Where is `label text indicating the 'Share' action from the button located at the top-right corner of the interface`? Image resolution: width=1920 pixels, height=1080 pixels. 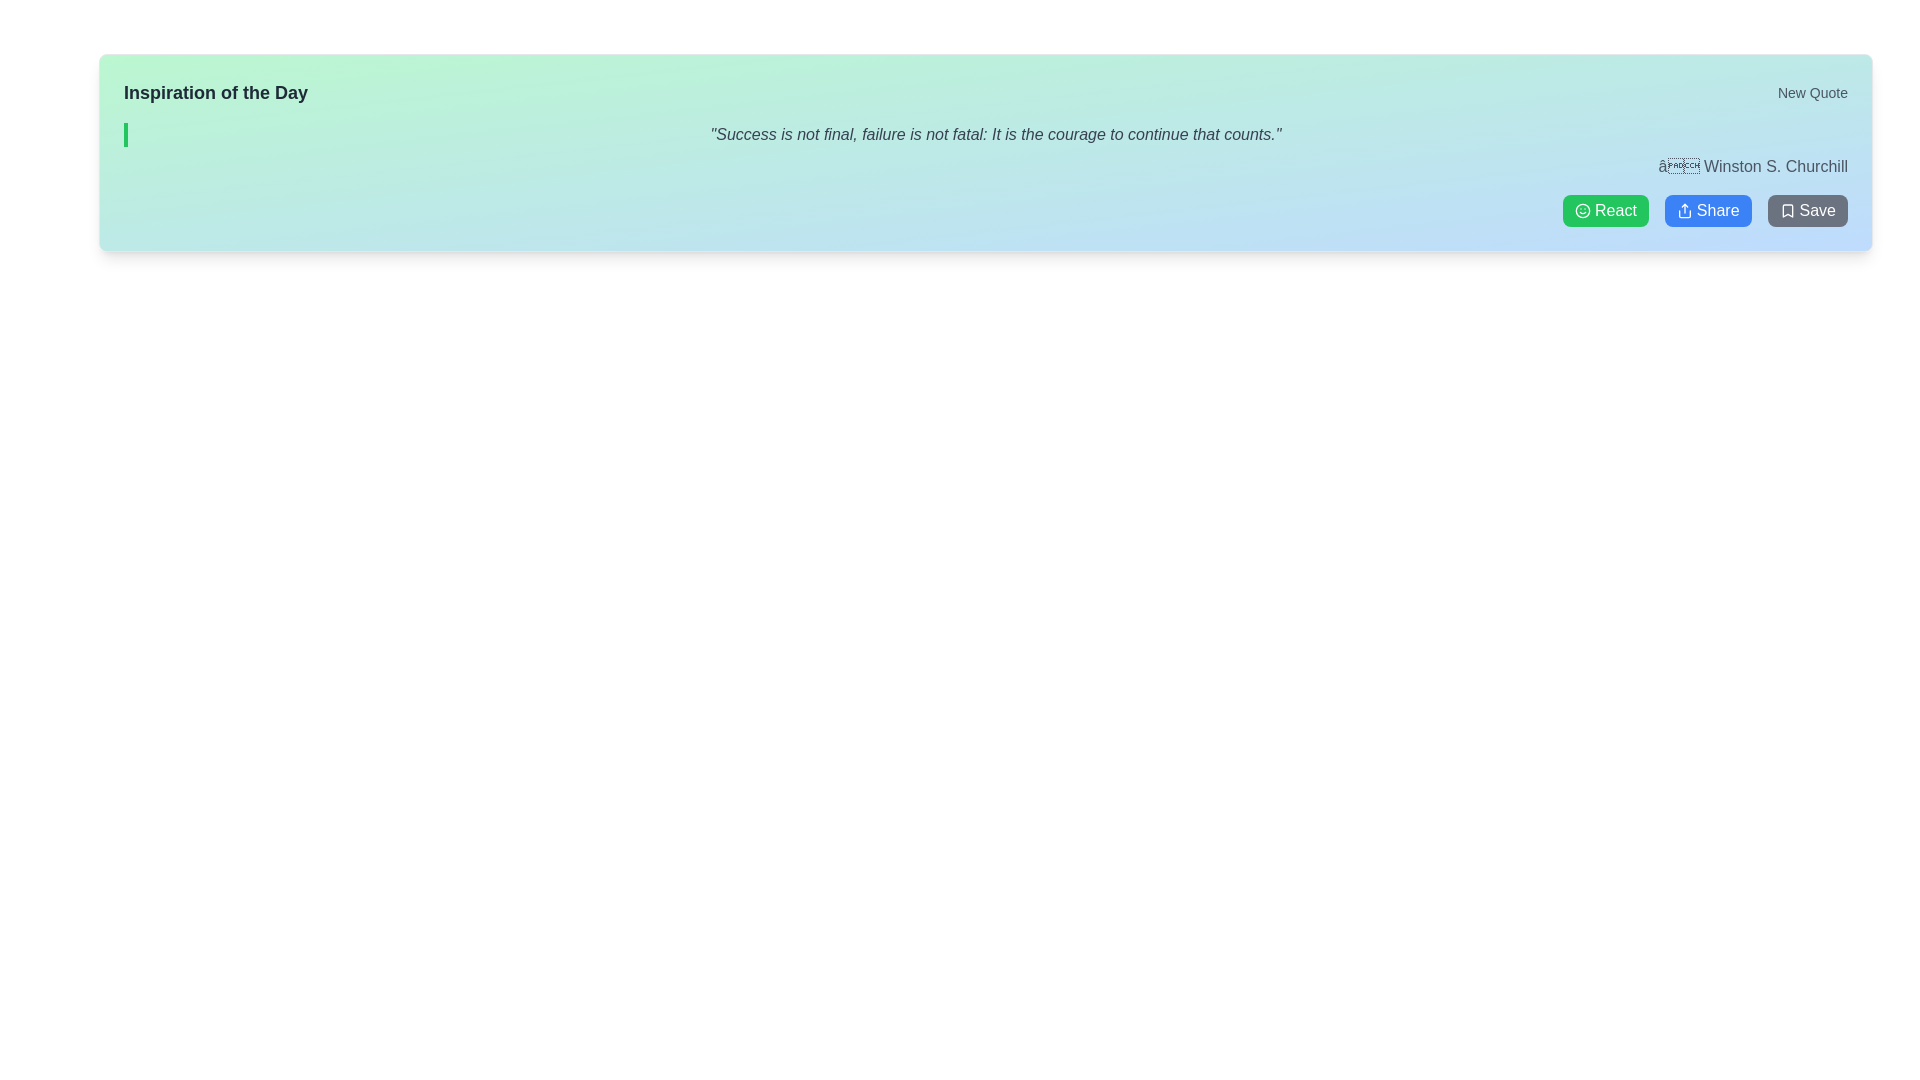 label text indicating the 'Share' action from the button located at the top-right corner of the interface is located at coordinates (1717, 211).